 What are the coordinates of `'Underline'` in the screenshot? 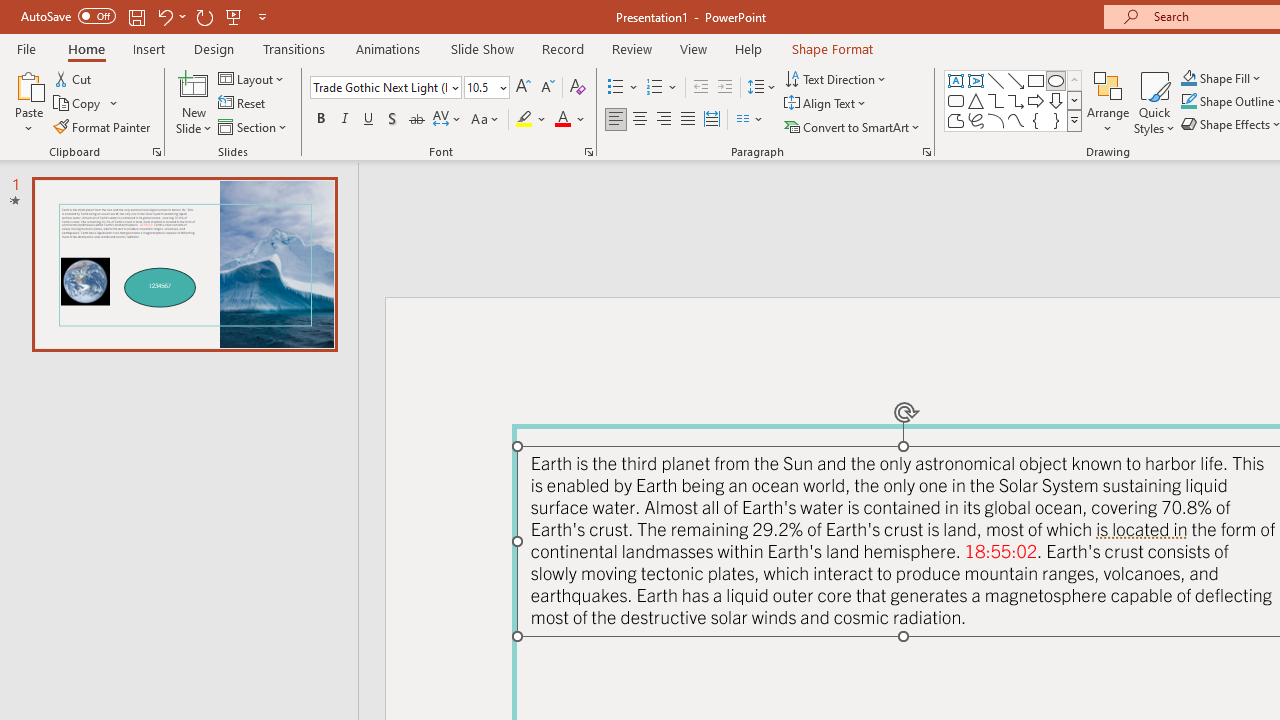 It's located at (369, 119).